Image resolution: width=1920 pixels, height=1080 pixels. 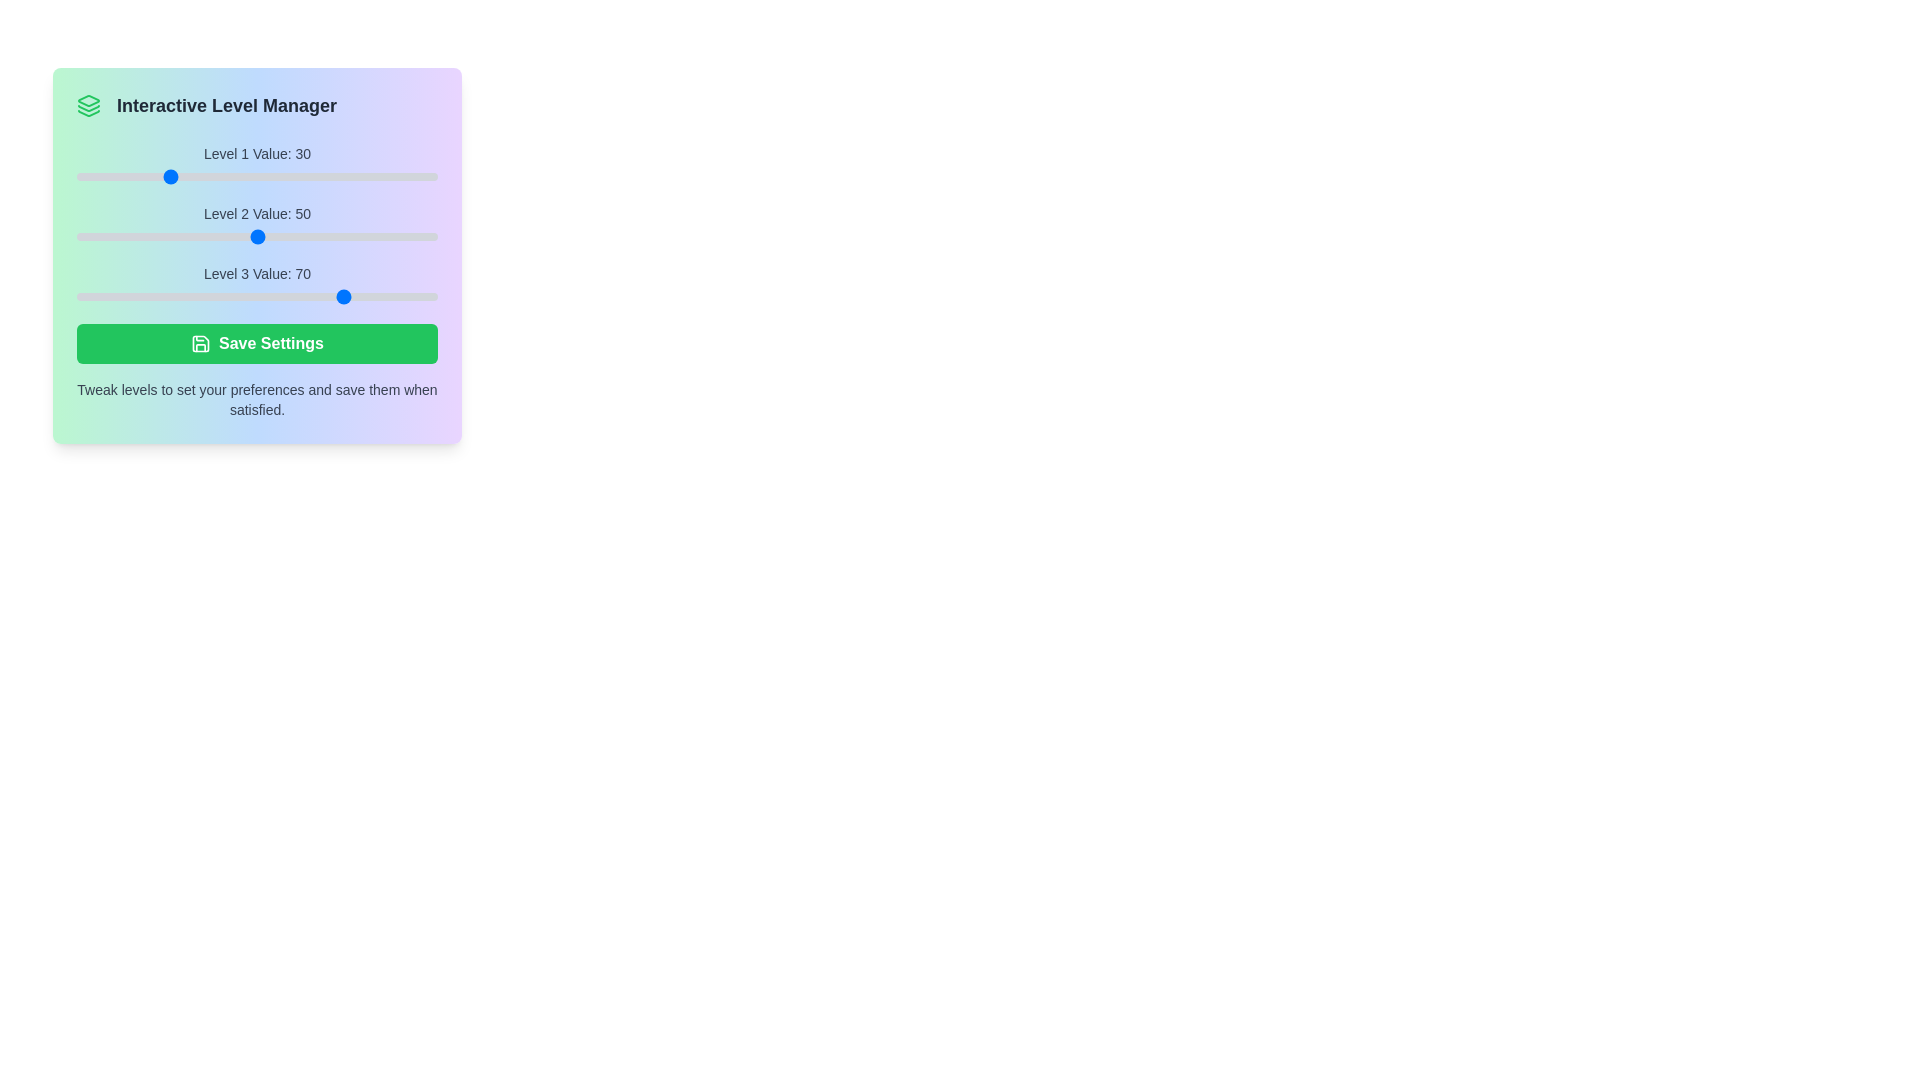 I want to click on the handle of the second slider labeled 'Level 2', so click(x=256, y=225).